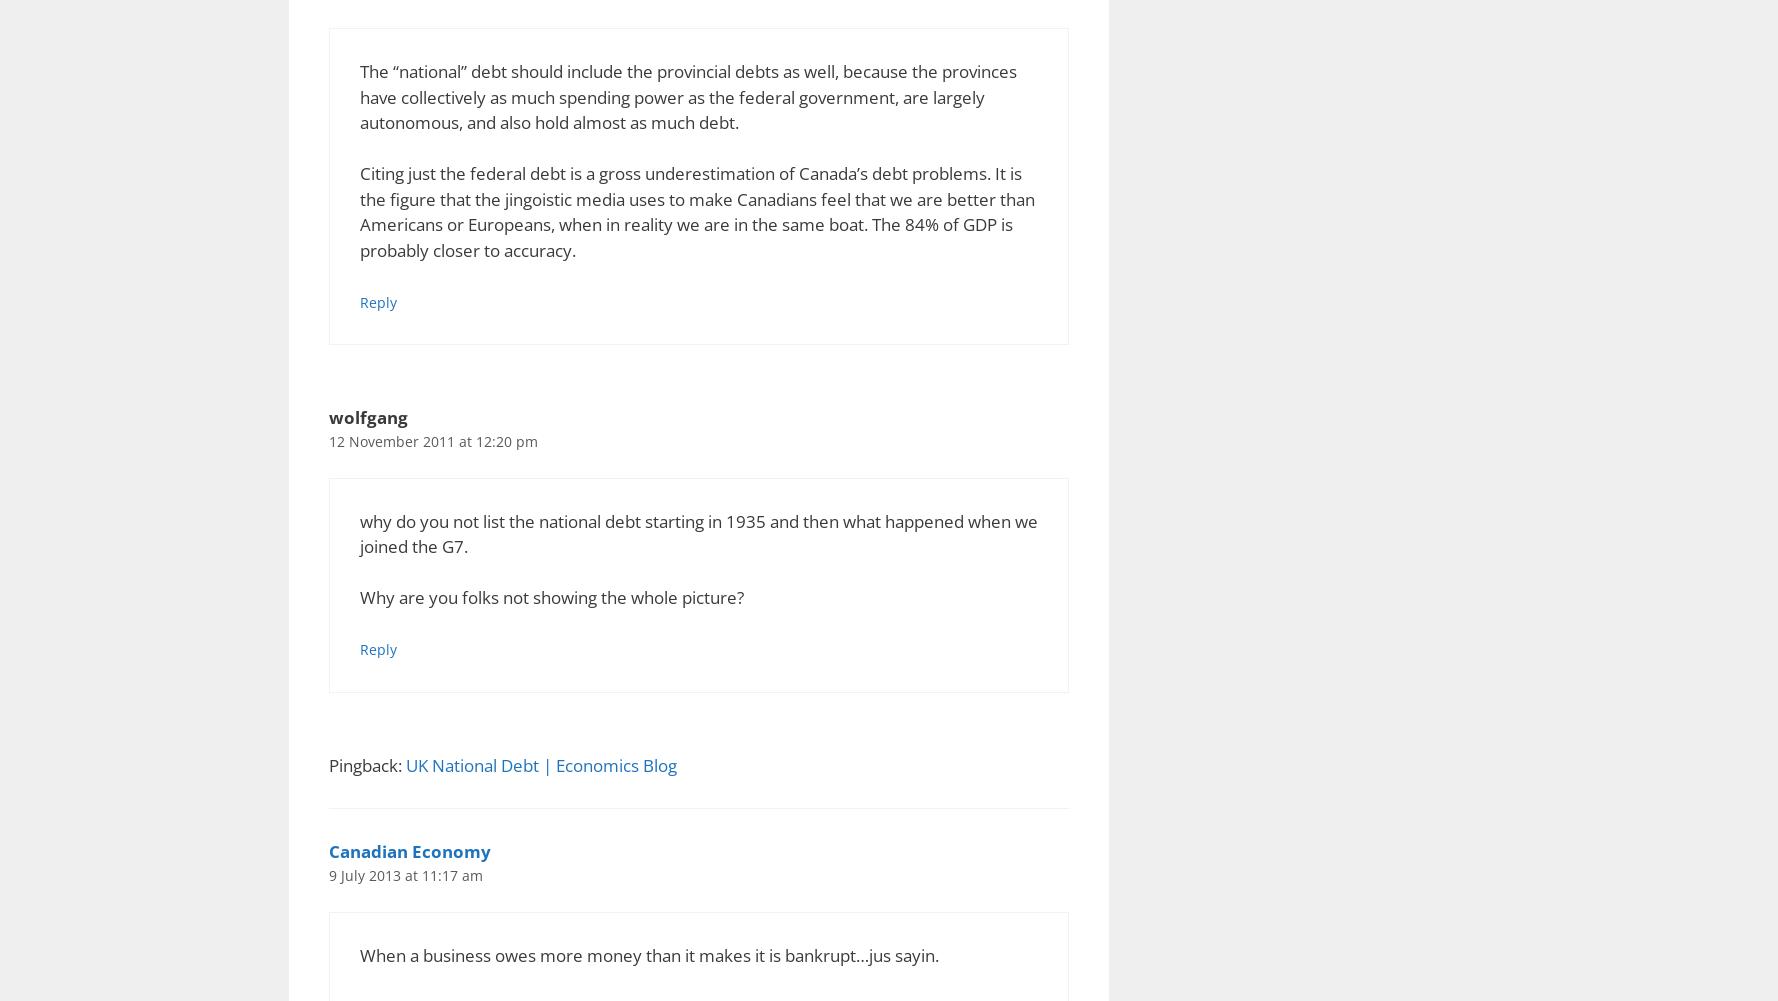 The height and width of the screenshot is (1001, 1778). I want to click on 'When a business owes more money than it makes it is bankrupt…jus sayin.', so click(649, 953).